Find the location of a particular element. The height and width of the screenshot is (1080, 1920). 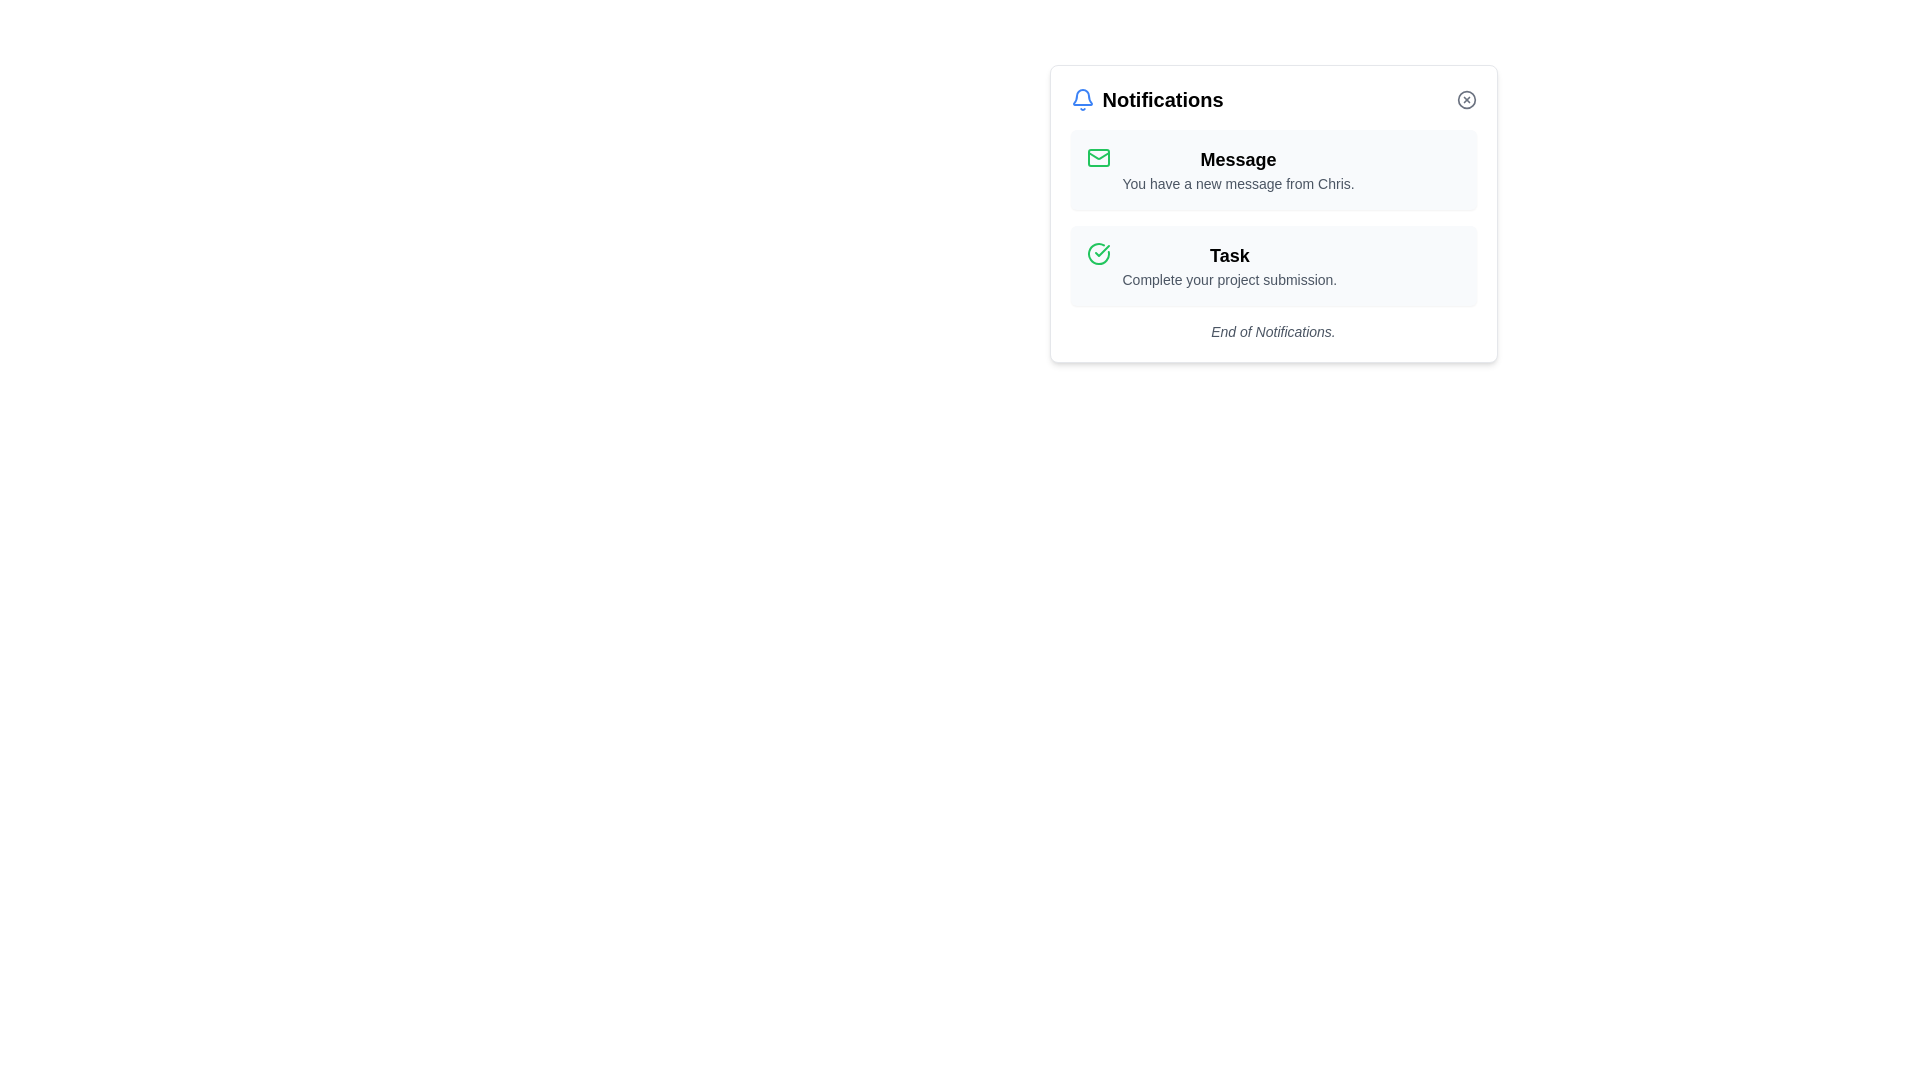

the Image element of the SVG icon resembling a mail envelope located within the notification panel under the list item labeled 'Message' is located at coordinates (1097, 157).